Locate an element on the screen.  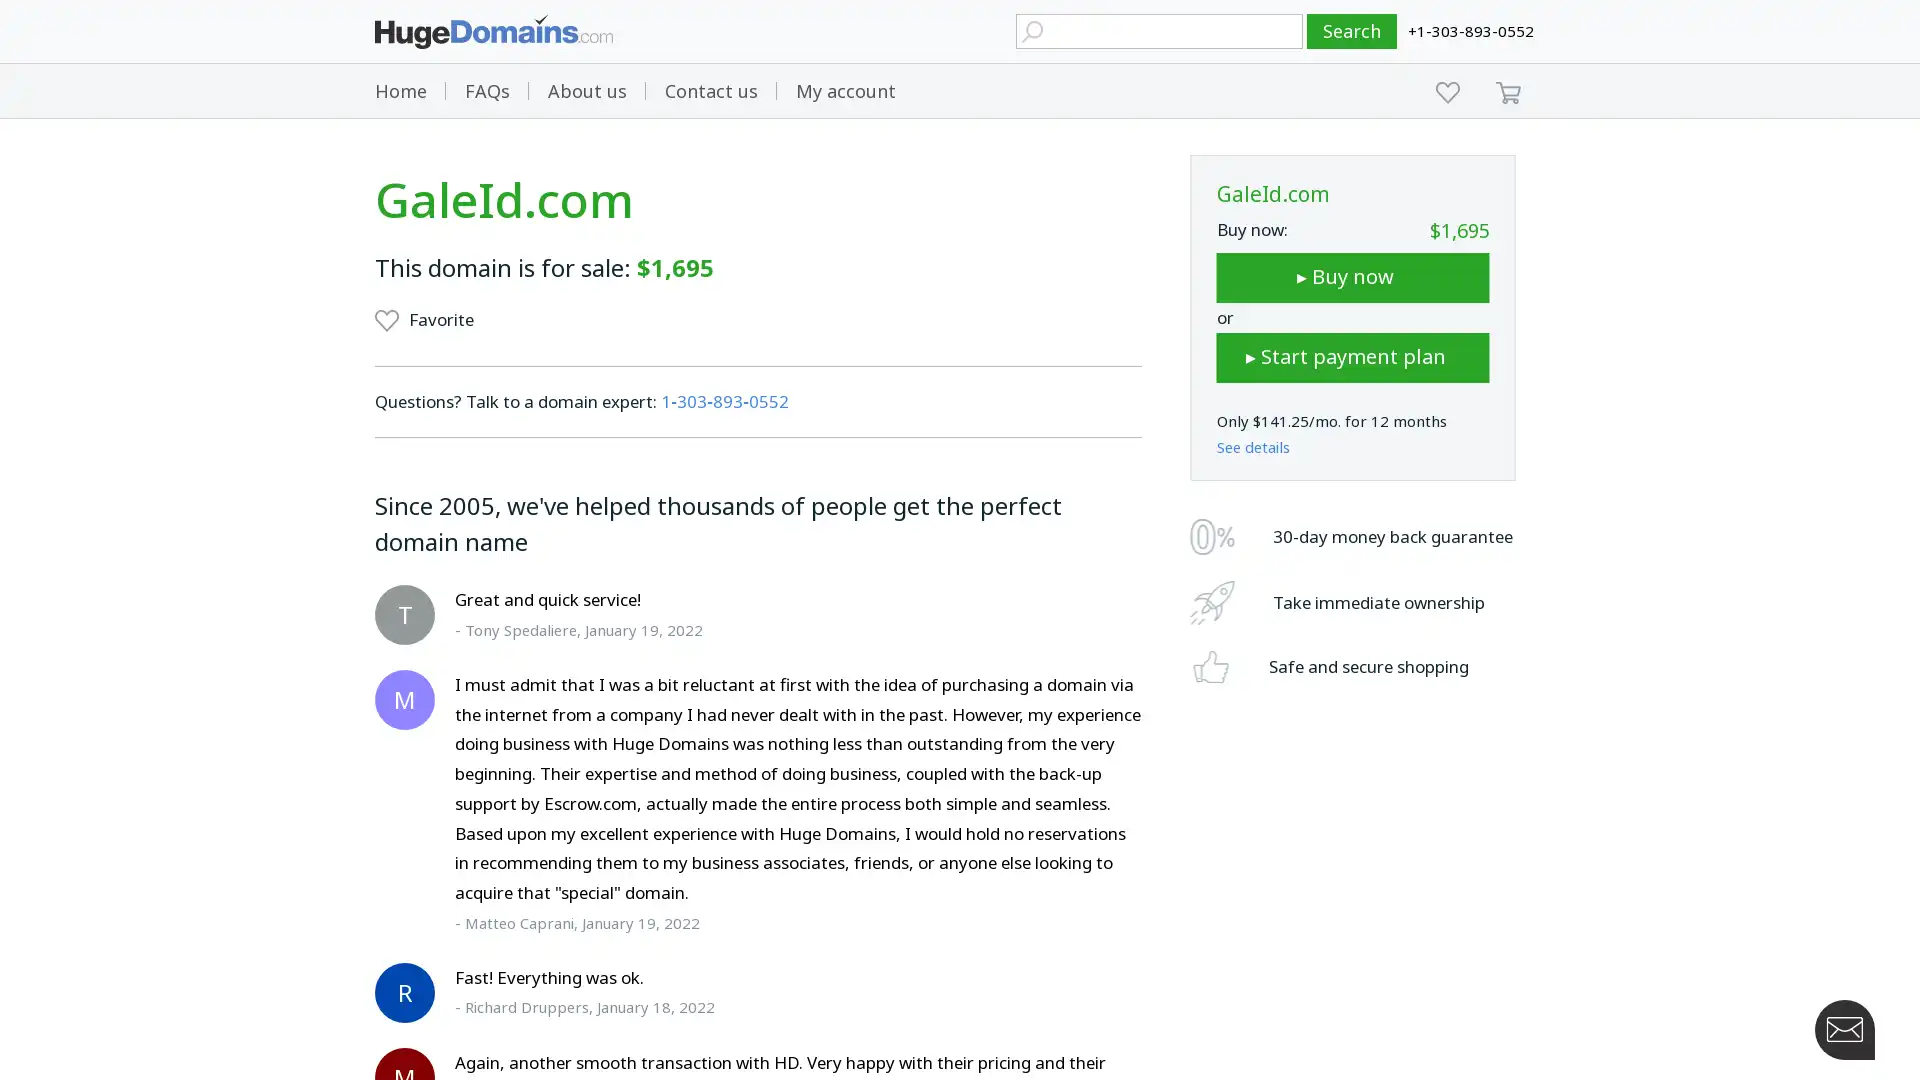
Search is located at coordinates (1352, 31).